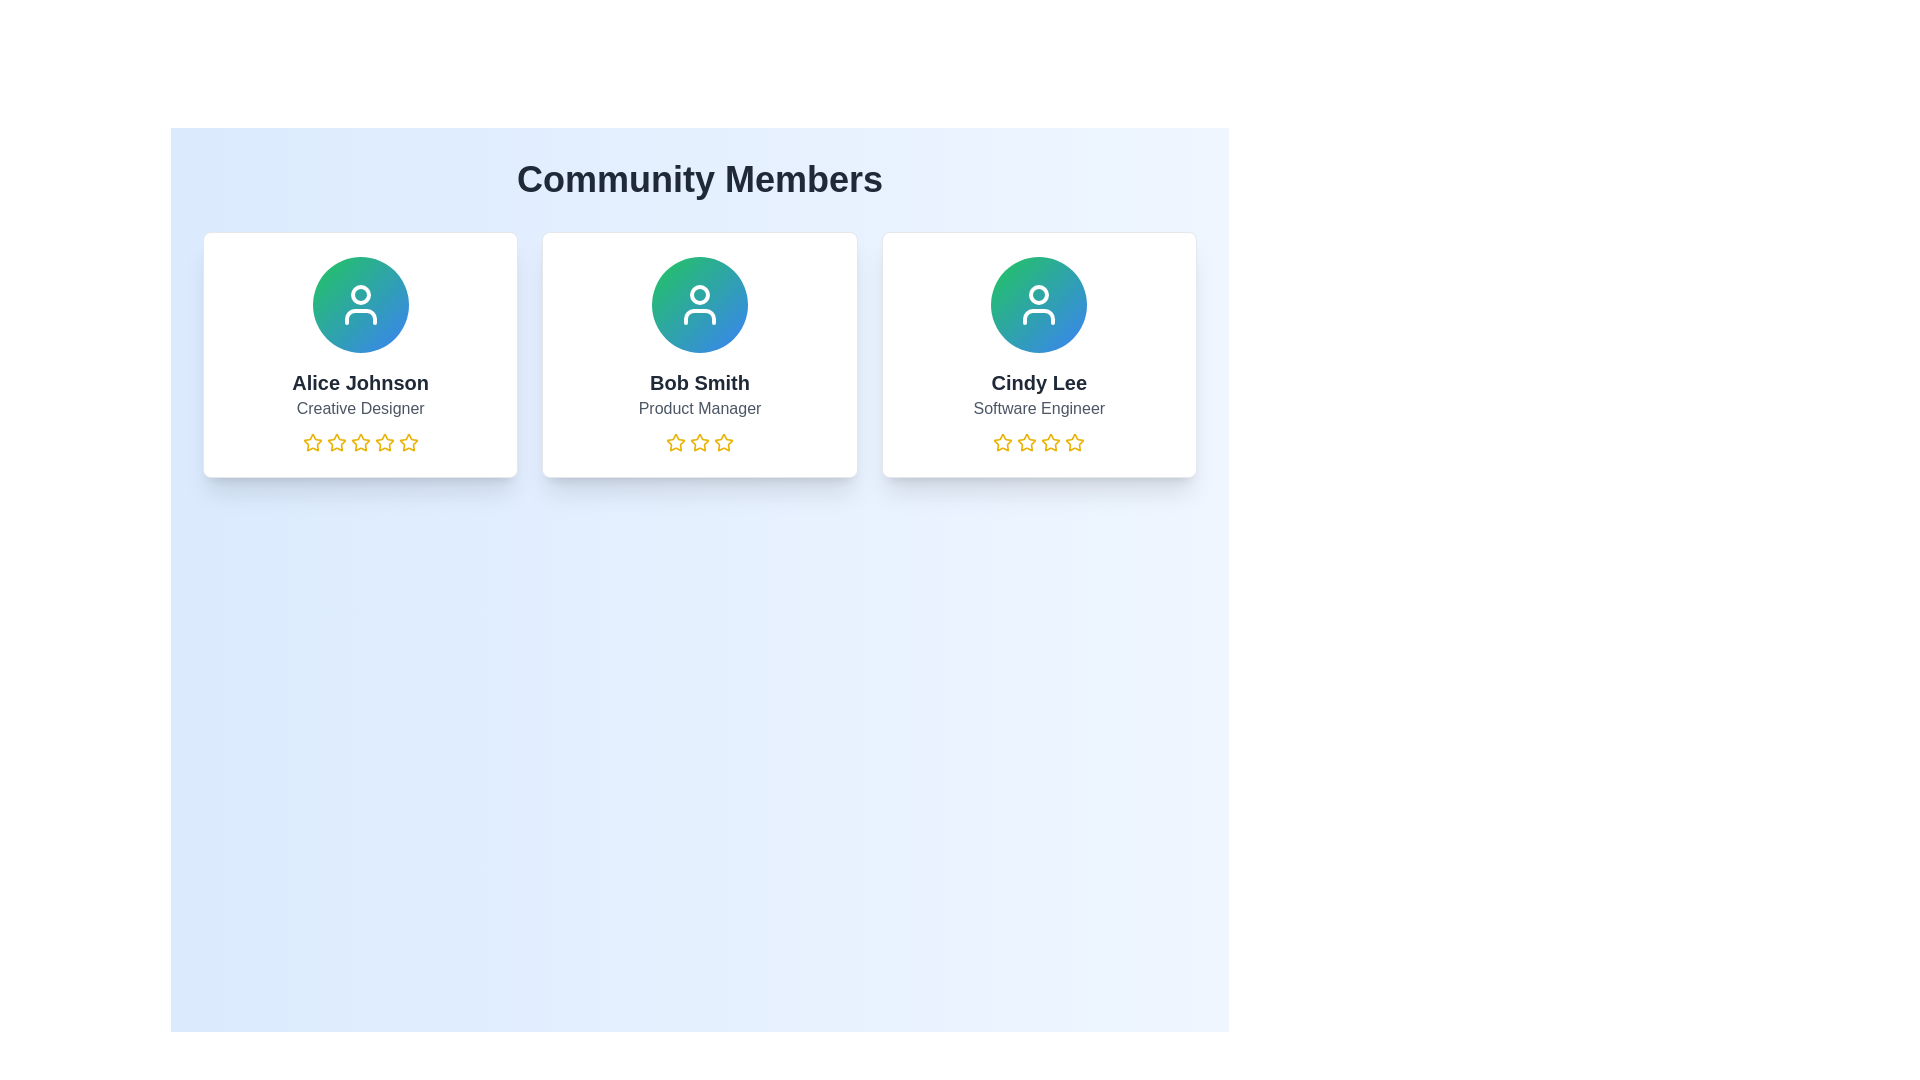 This screenshot has height=1080, width=1920. Describe the element at coordinates (1038, 382) in the screenshot. I see `styling of the text 'Cindy Lee', which is the topmost text in the rightmost card of the community member profiles` at that location.